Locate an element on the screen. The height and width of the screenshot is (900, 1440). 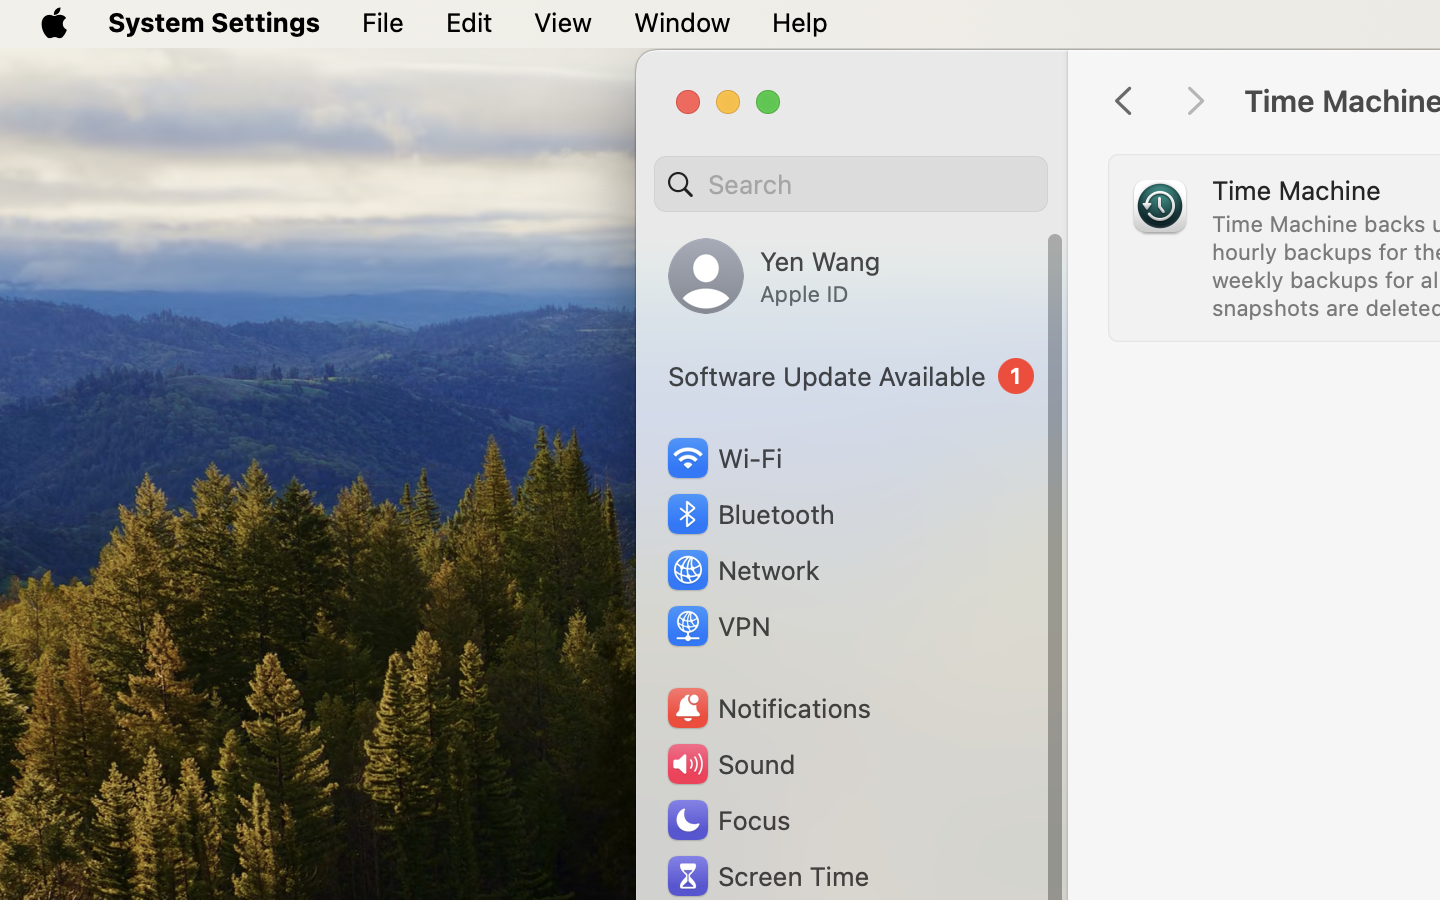
'Sound' is located at coordinates (728, 763).